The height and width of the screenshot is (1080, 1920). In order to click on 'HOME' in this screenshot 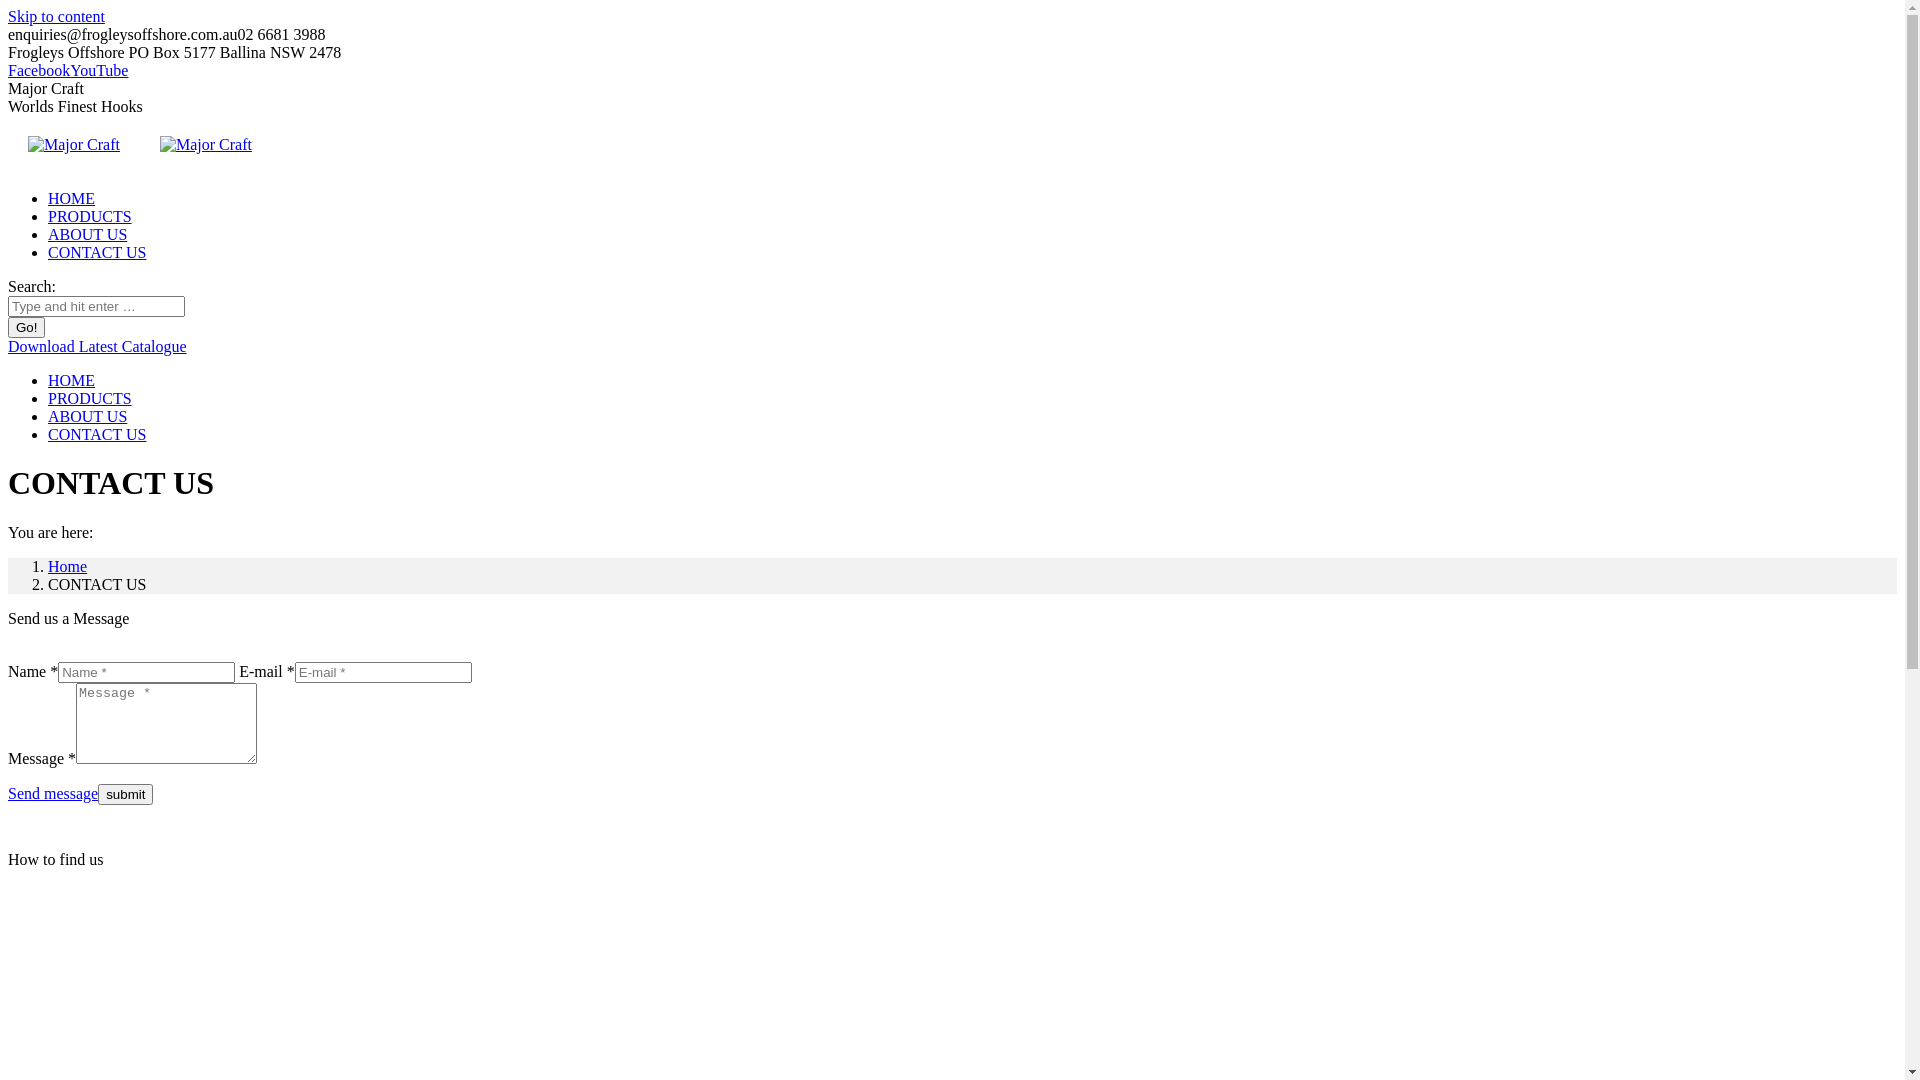, I will do `click(71, 380)`.